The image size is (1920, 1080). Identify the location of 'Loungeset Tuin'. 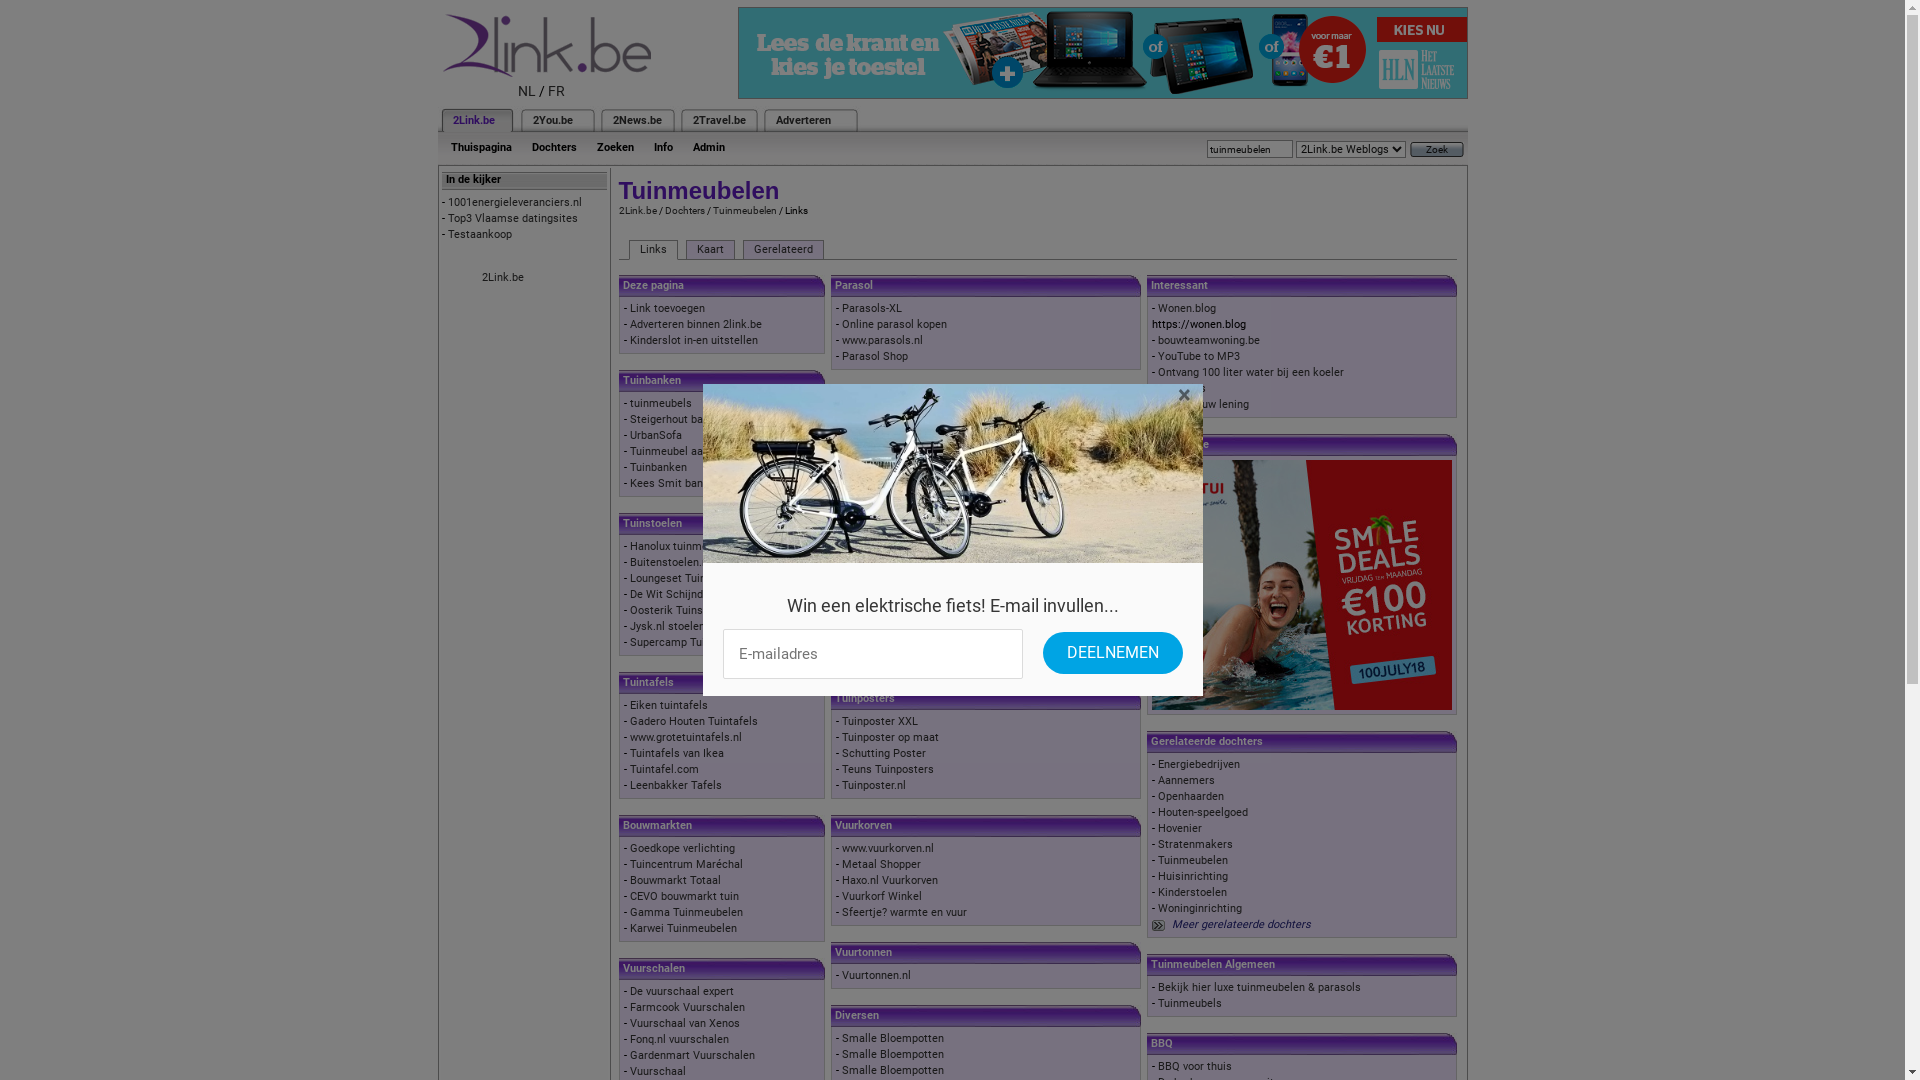
(667, 578).